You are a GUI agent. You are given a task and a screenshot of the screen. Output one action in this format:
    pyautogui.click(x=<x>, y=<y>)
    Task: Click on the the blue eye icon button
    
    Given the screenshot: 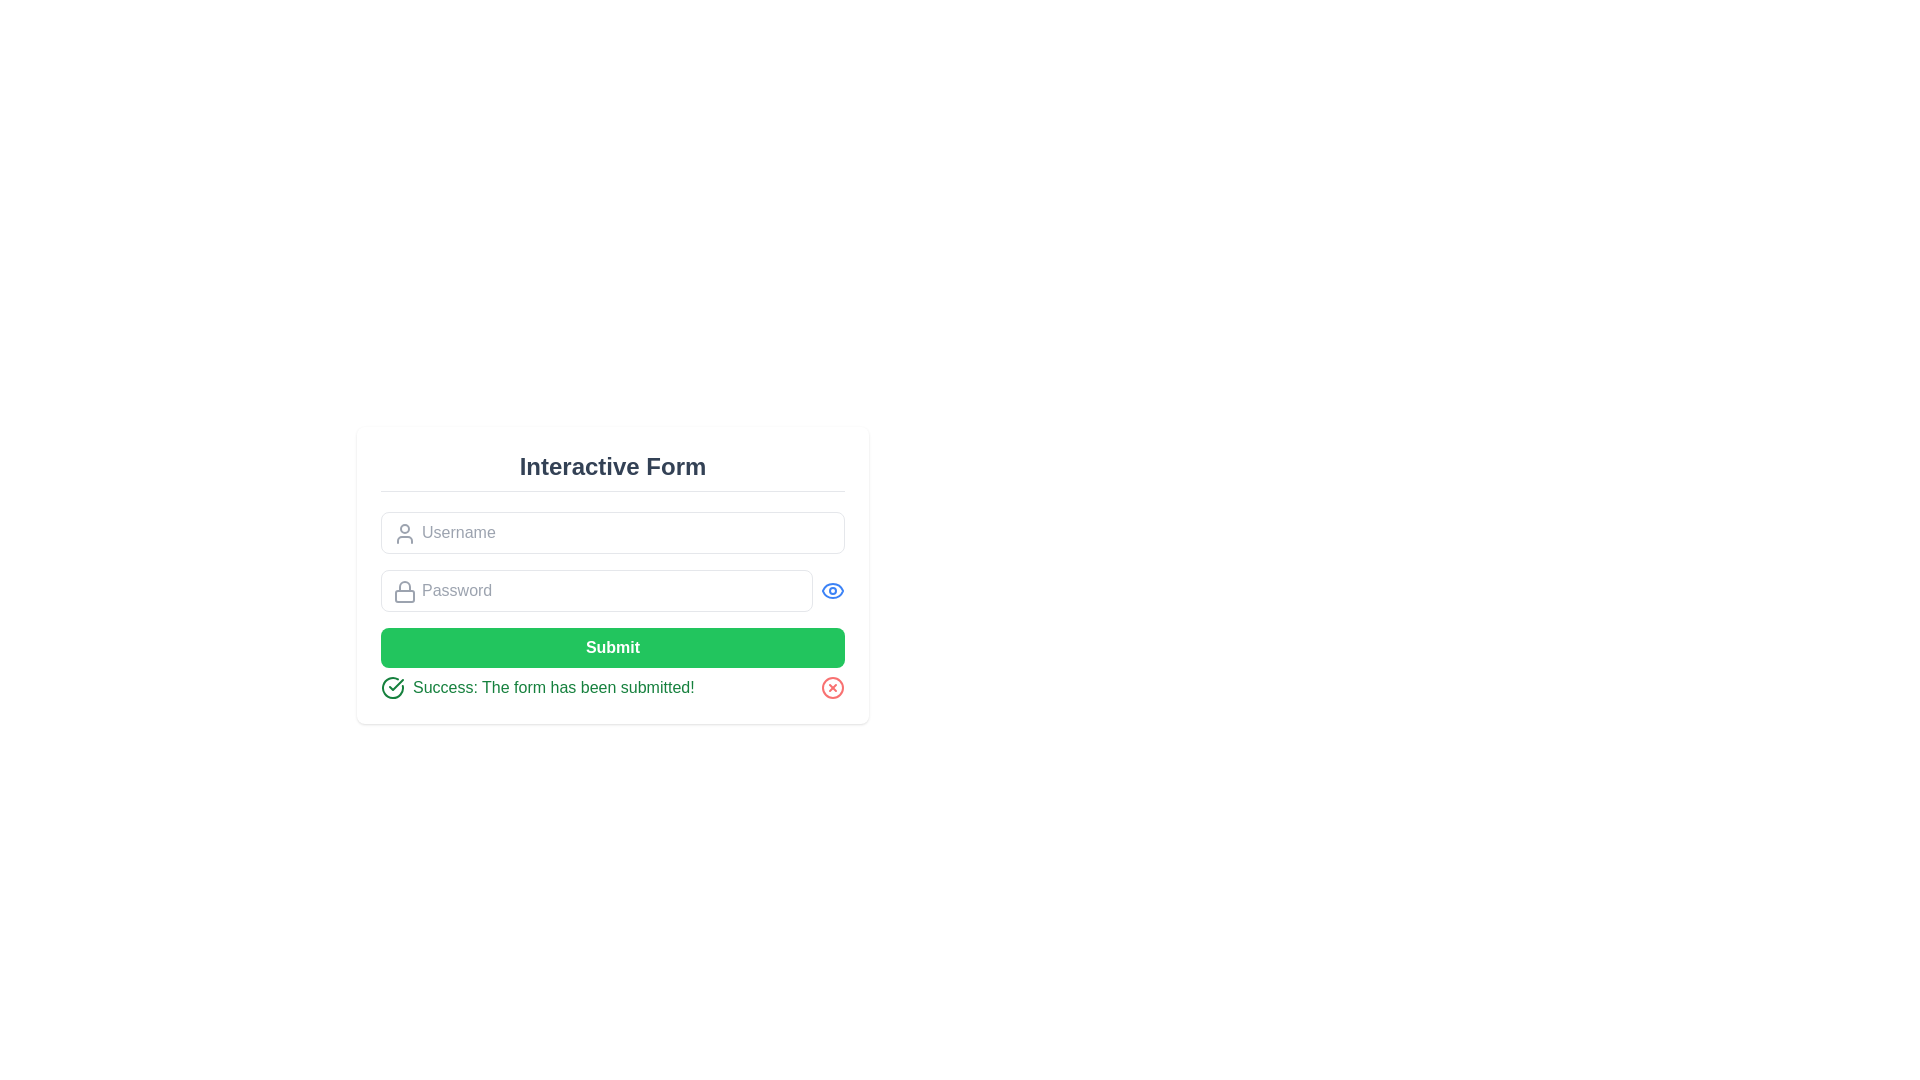 What is the action you would take?
    pyautogui.click(x=833, y=589)
    